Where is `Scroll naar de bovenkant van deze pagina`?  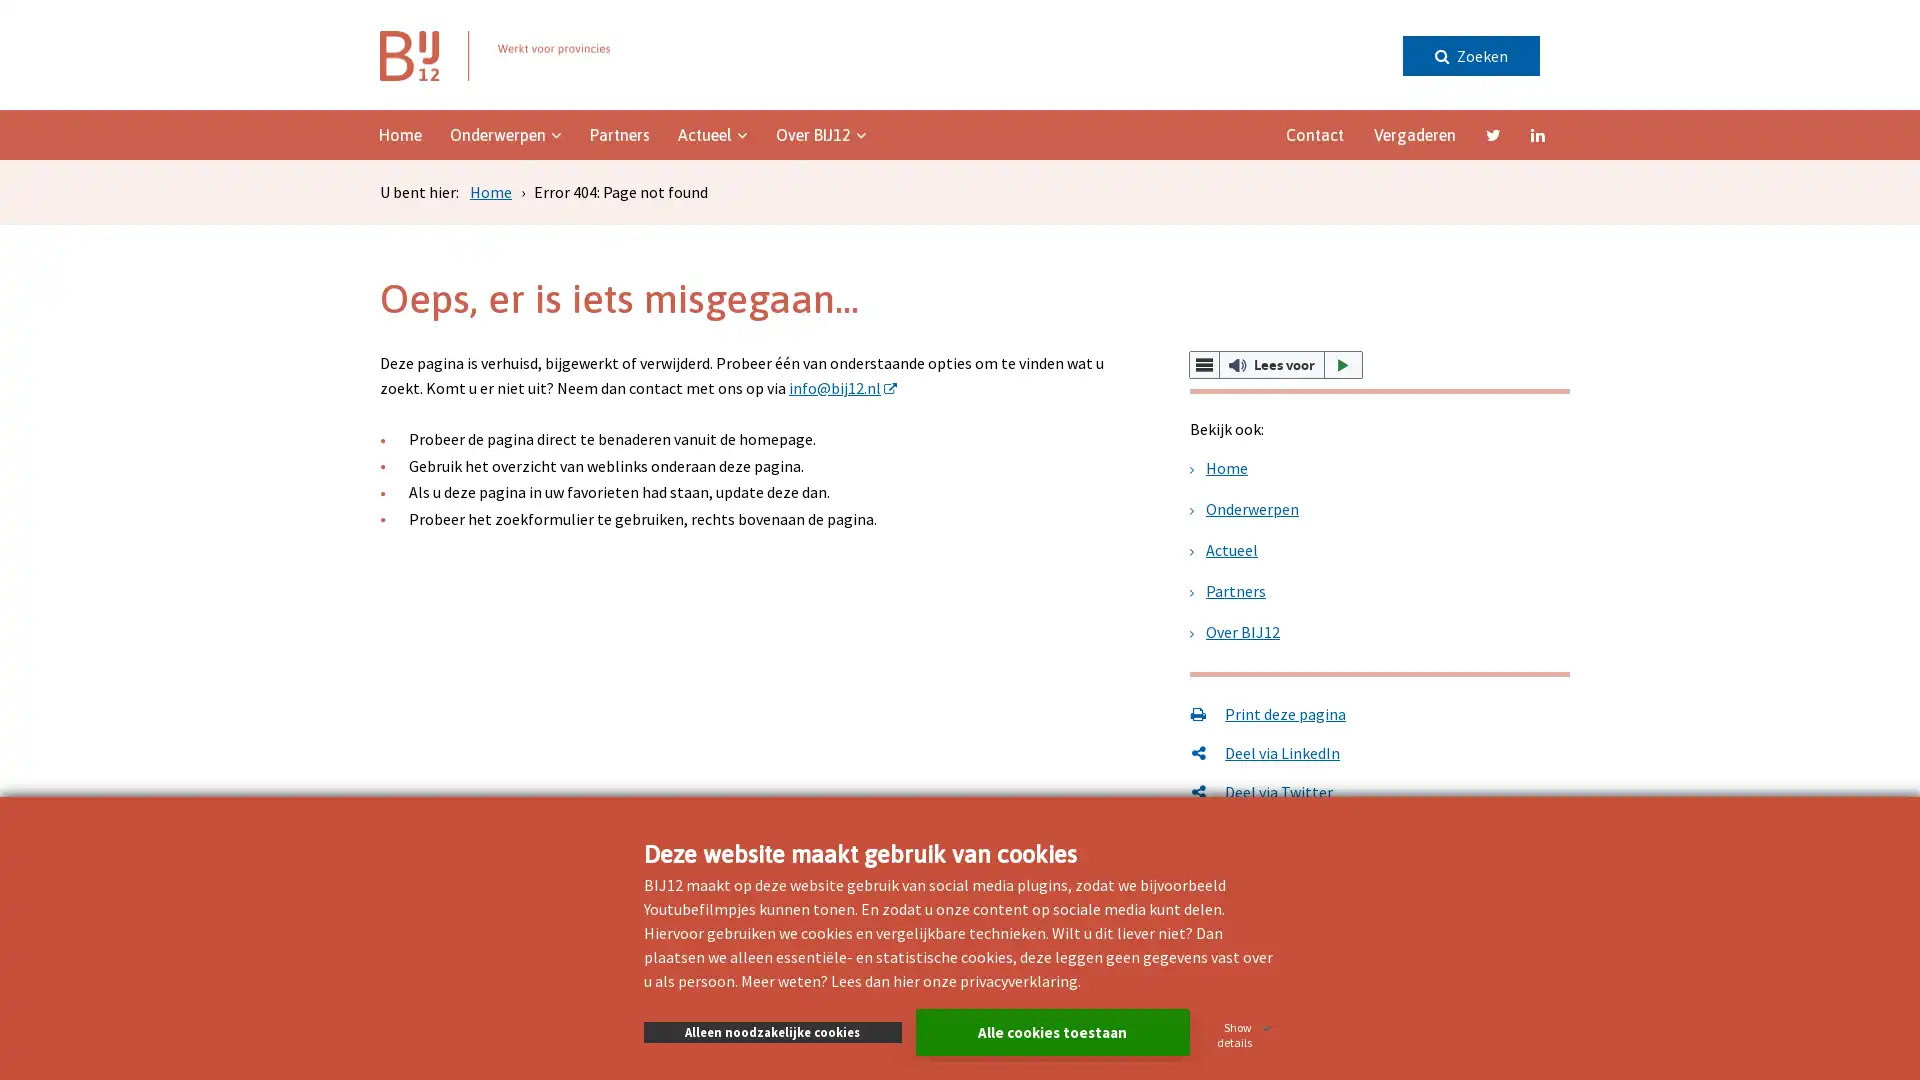
Scroll naar de bovenkant van deze pagina is located at coordinates (1845, 512).